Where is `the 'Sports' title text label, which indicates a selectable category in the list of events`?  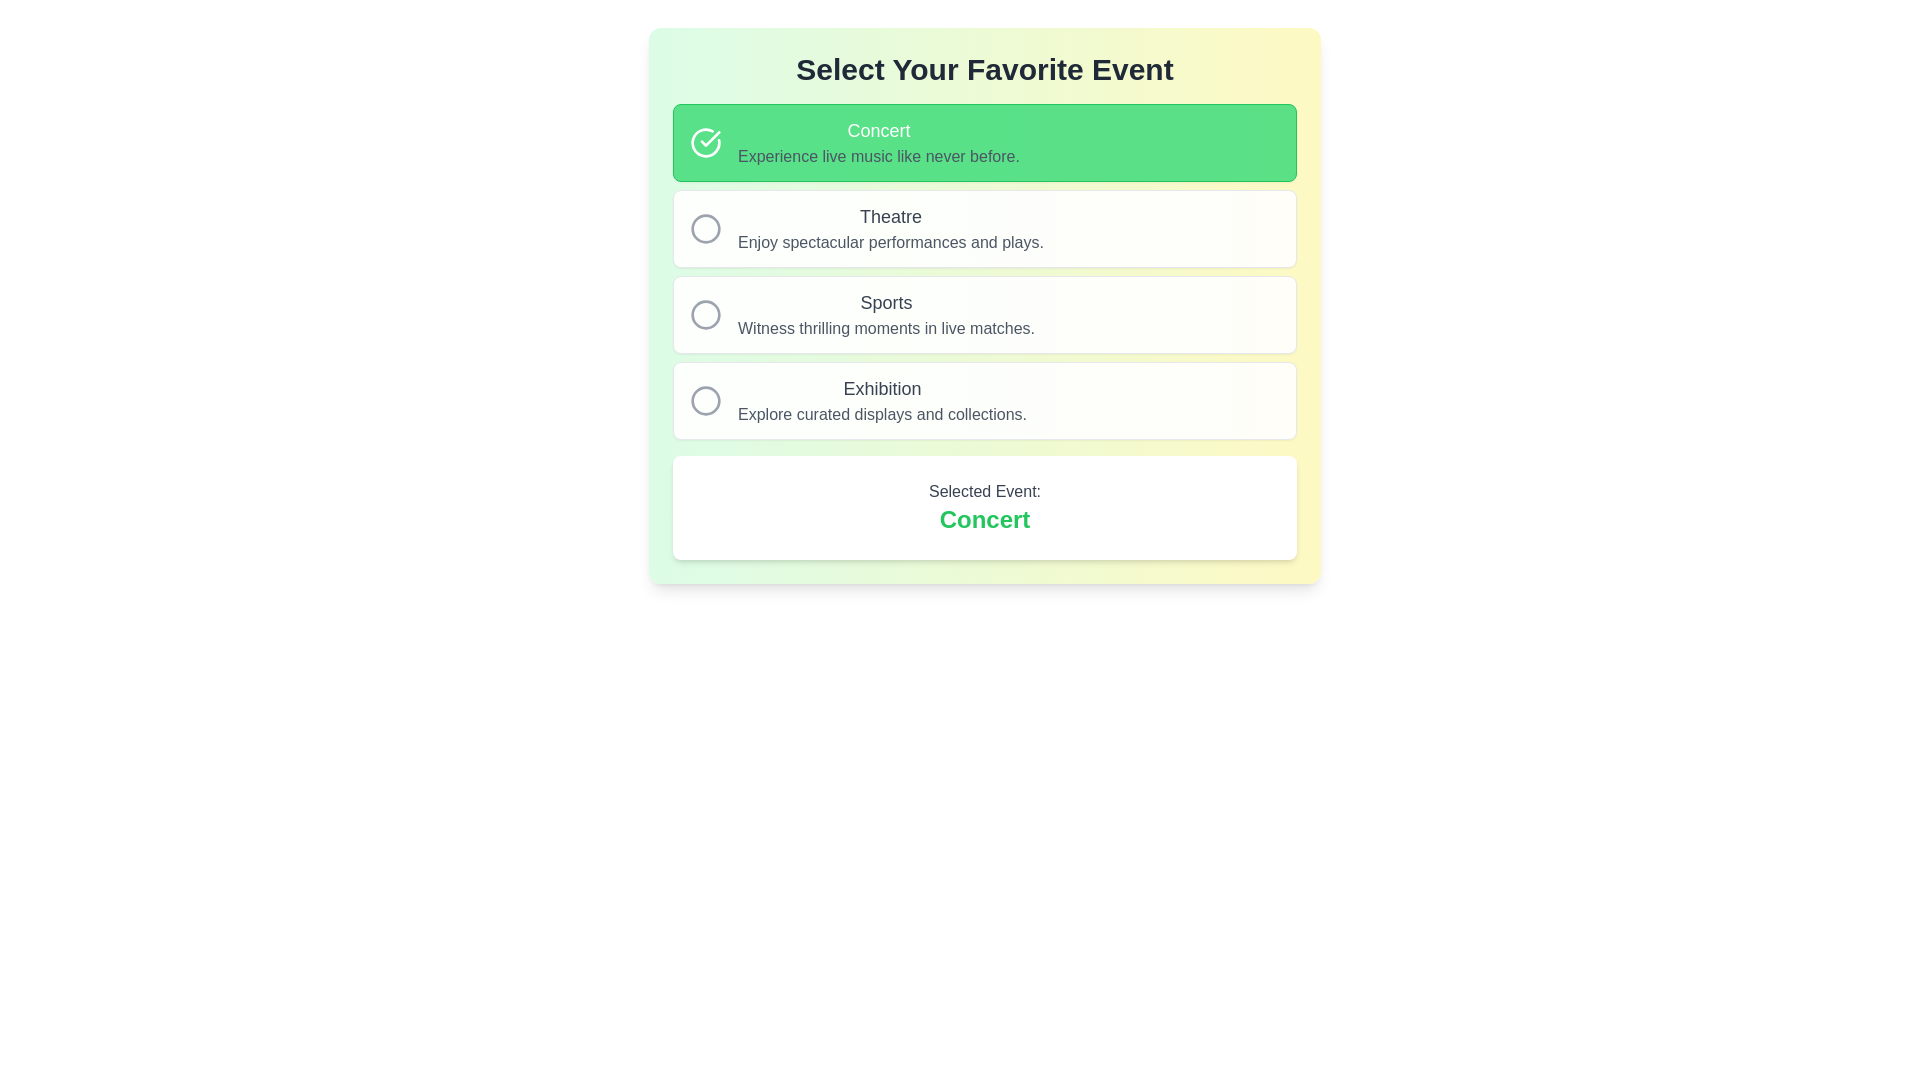
the 'Sports' title text label, which indicates a selectable category in the list of events is located at coordinates (885, 303).